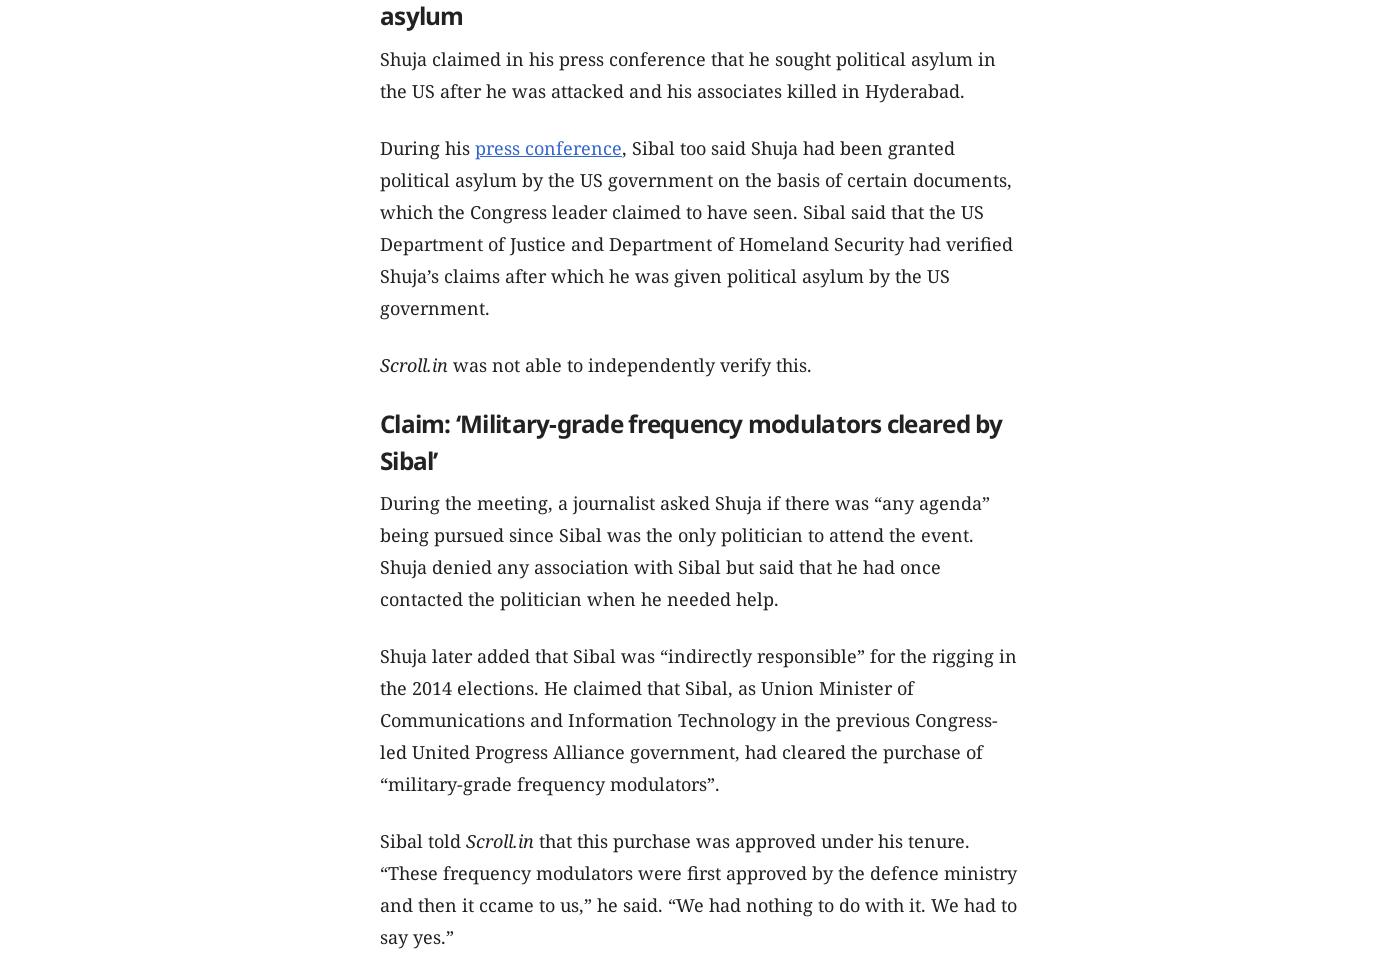 The image size is (1400, 974). I want to click on ', Sibal too said Shuja had been granted political asylum by the US government on the basis of certain documents, which the Congress leader claimed to have seen. Sibal said that the US Department of Justice and Department of Homeland Security had verified Shuja’s claims after which he was given political asylum by the US government.', so click(696, 228).